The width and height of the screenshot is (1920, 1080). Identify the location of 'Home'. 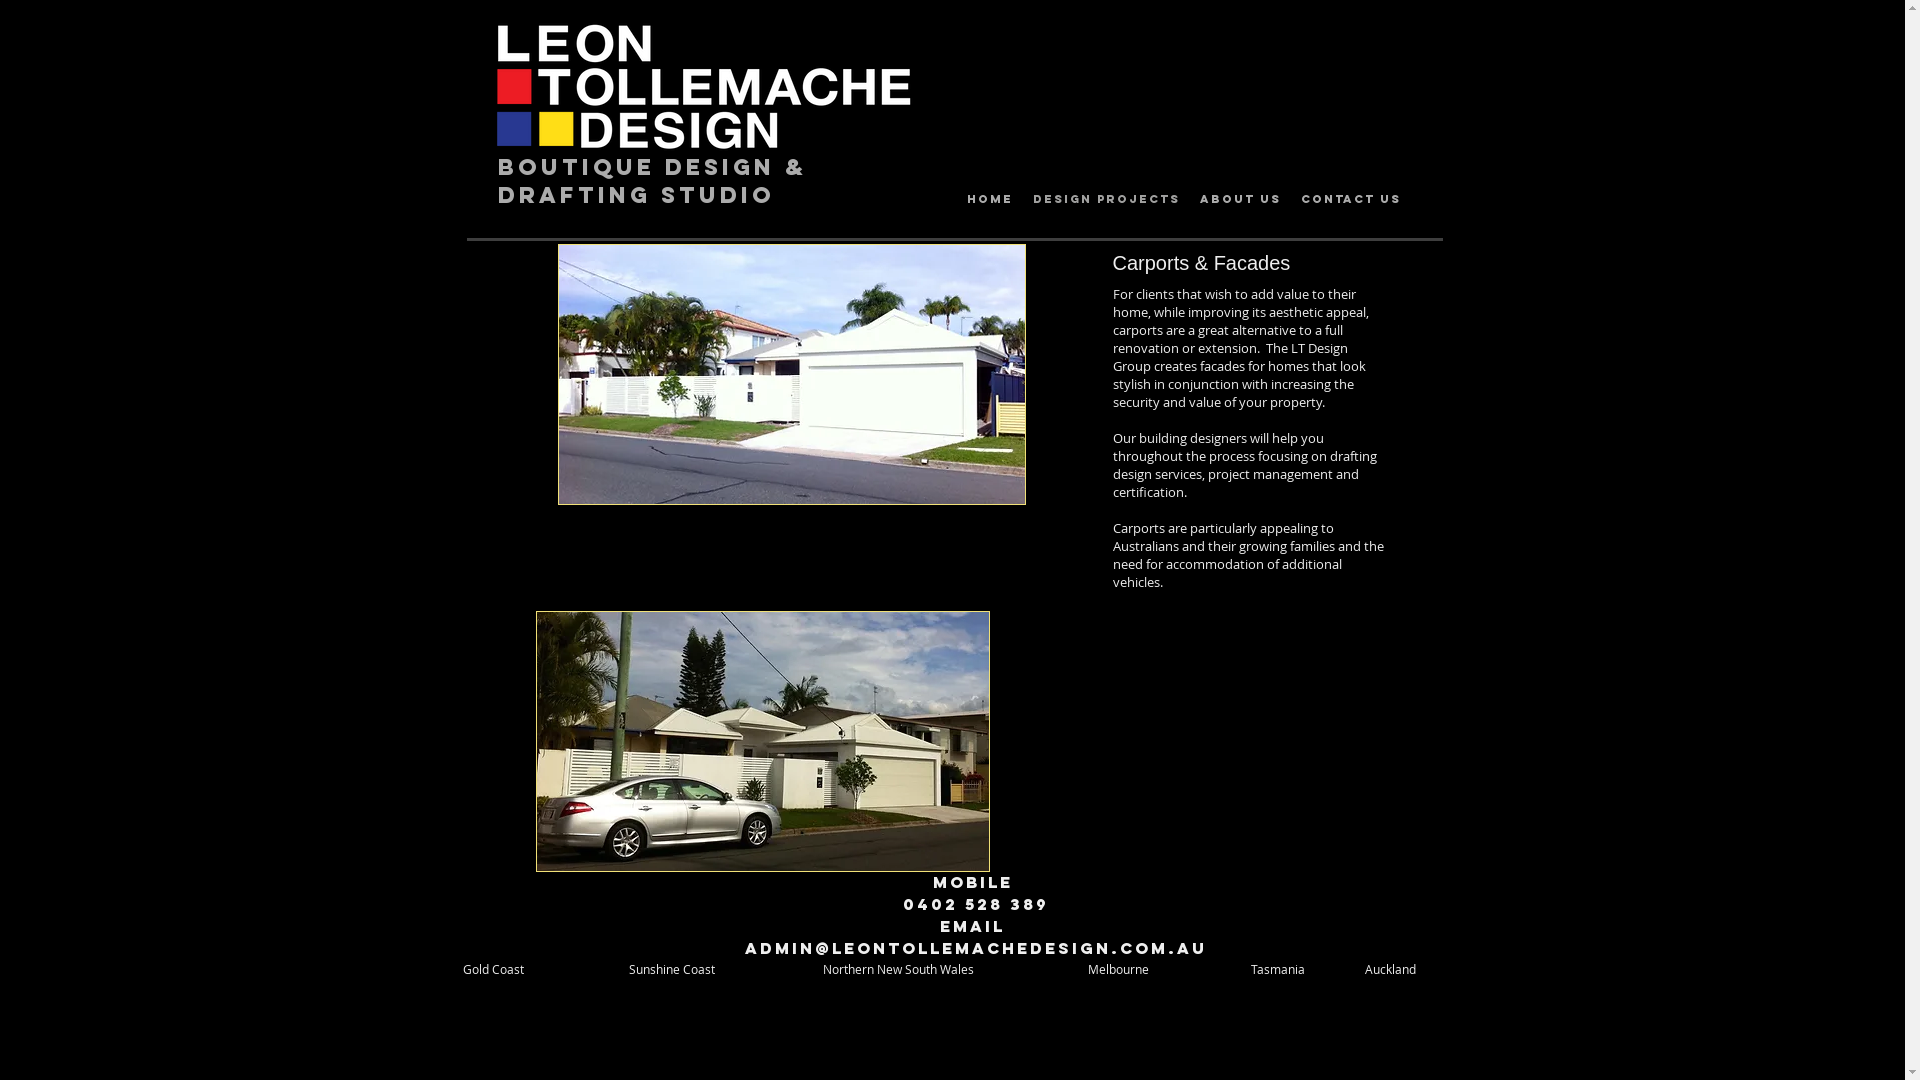
(988, 199).